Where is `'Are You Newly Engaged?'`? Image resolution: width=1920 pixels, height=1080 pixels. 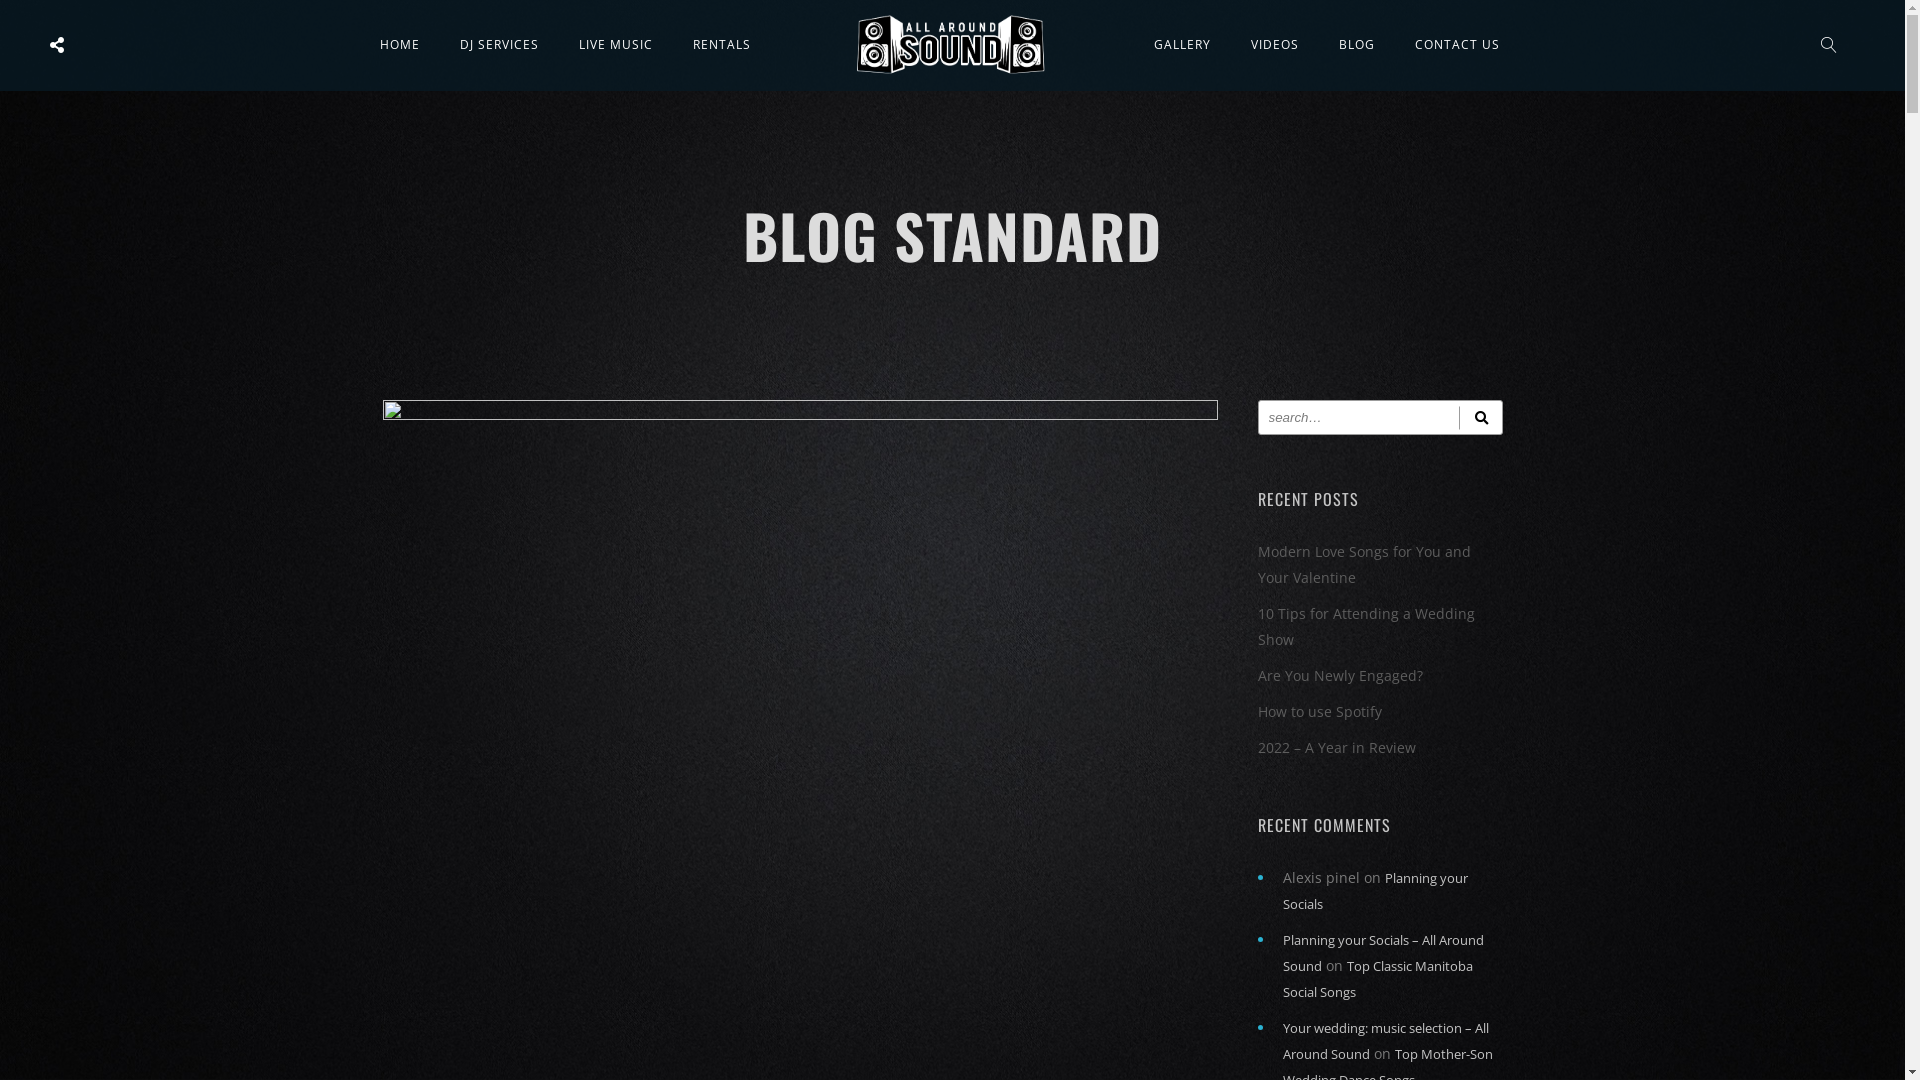 'Are You Newly Engaged?' is located at coordinates (1340, 675).